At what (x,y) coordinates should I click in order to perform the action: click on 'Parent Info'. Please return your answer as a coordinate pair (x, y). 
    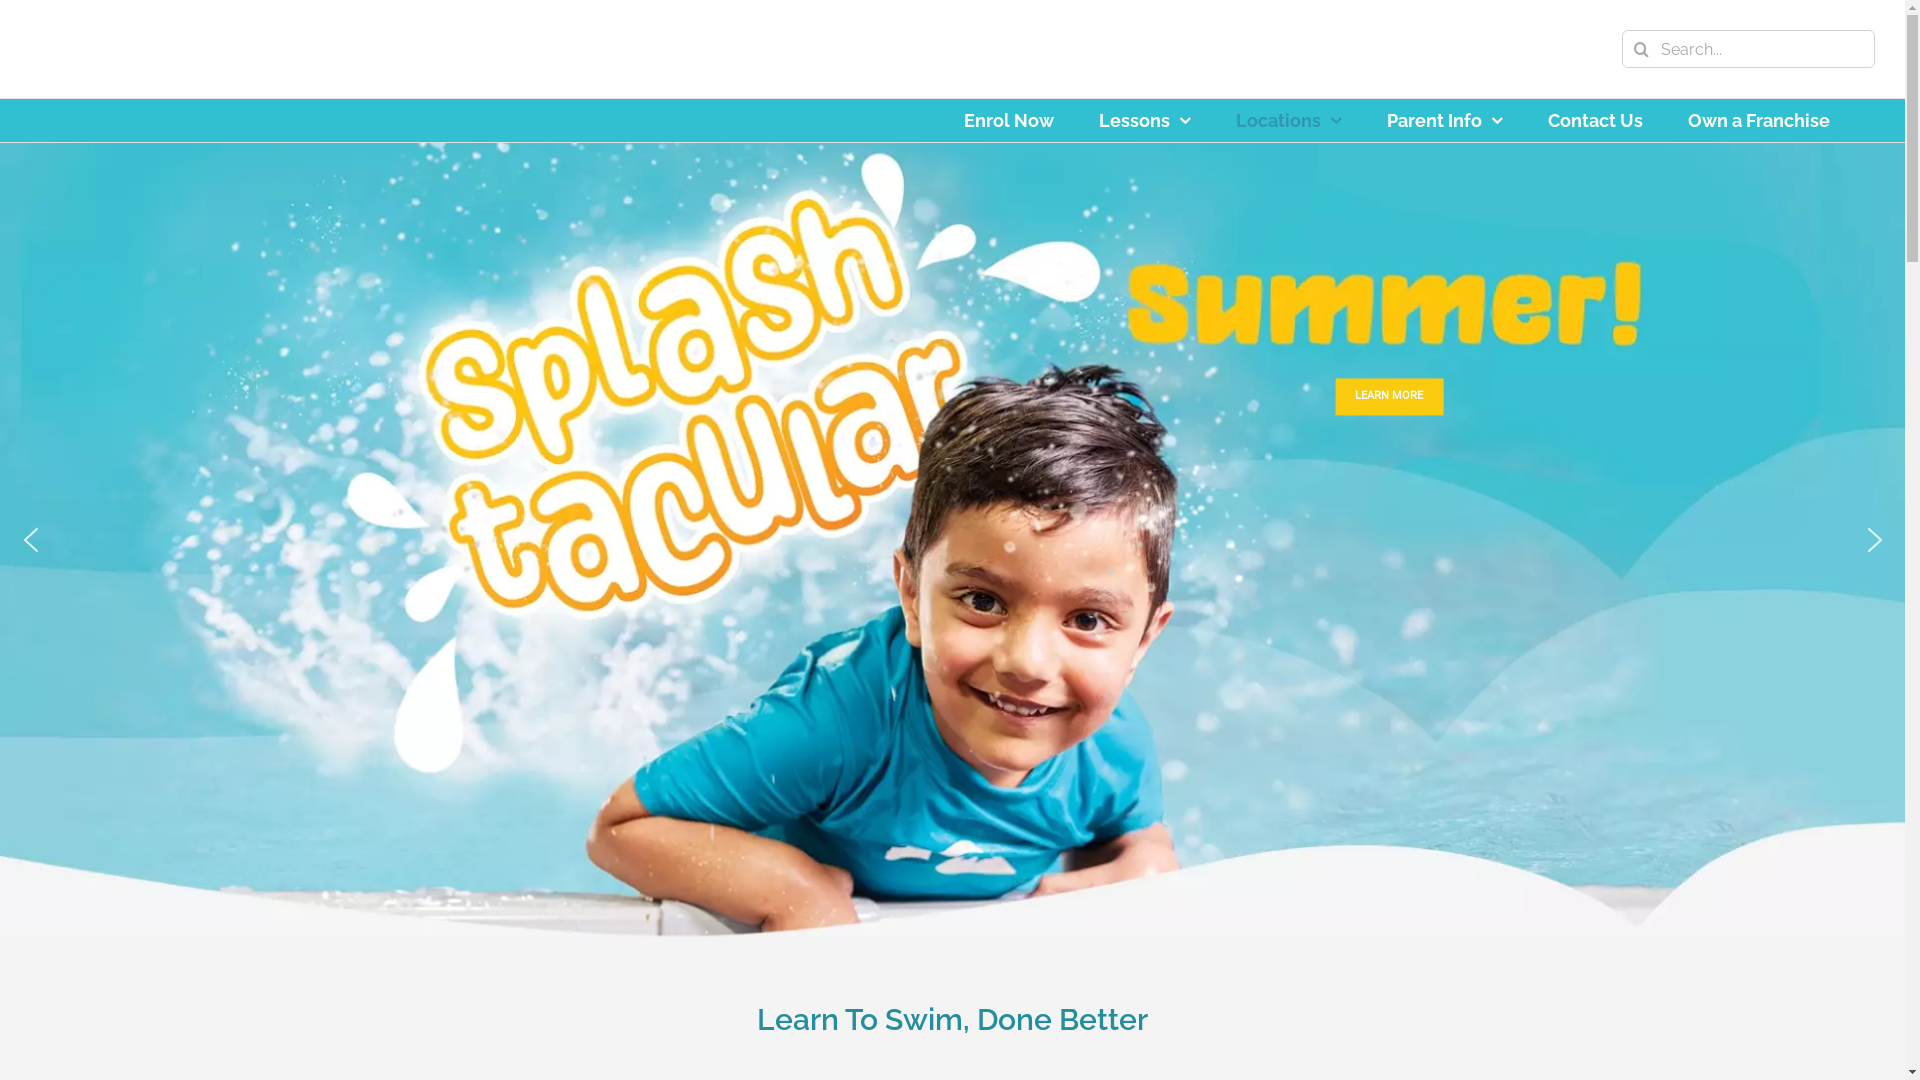
    Looking at the image, I should click on (1444, 120).